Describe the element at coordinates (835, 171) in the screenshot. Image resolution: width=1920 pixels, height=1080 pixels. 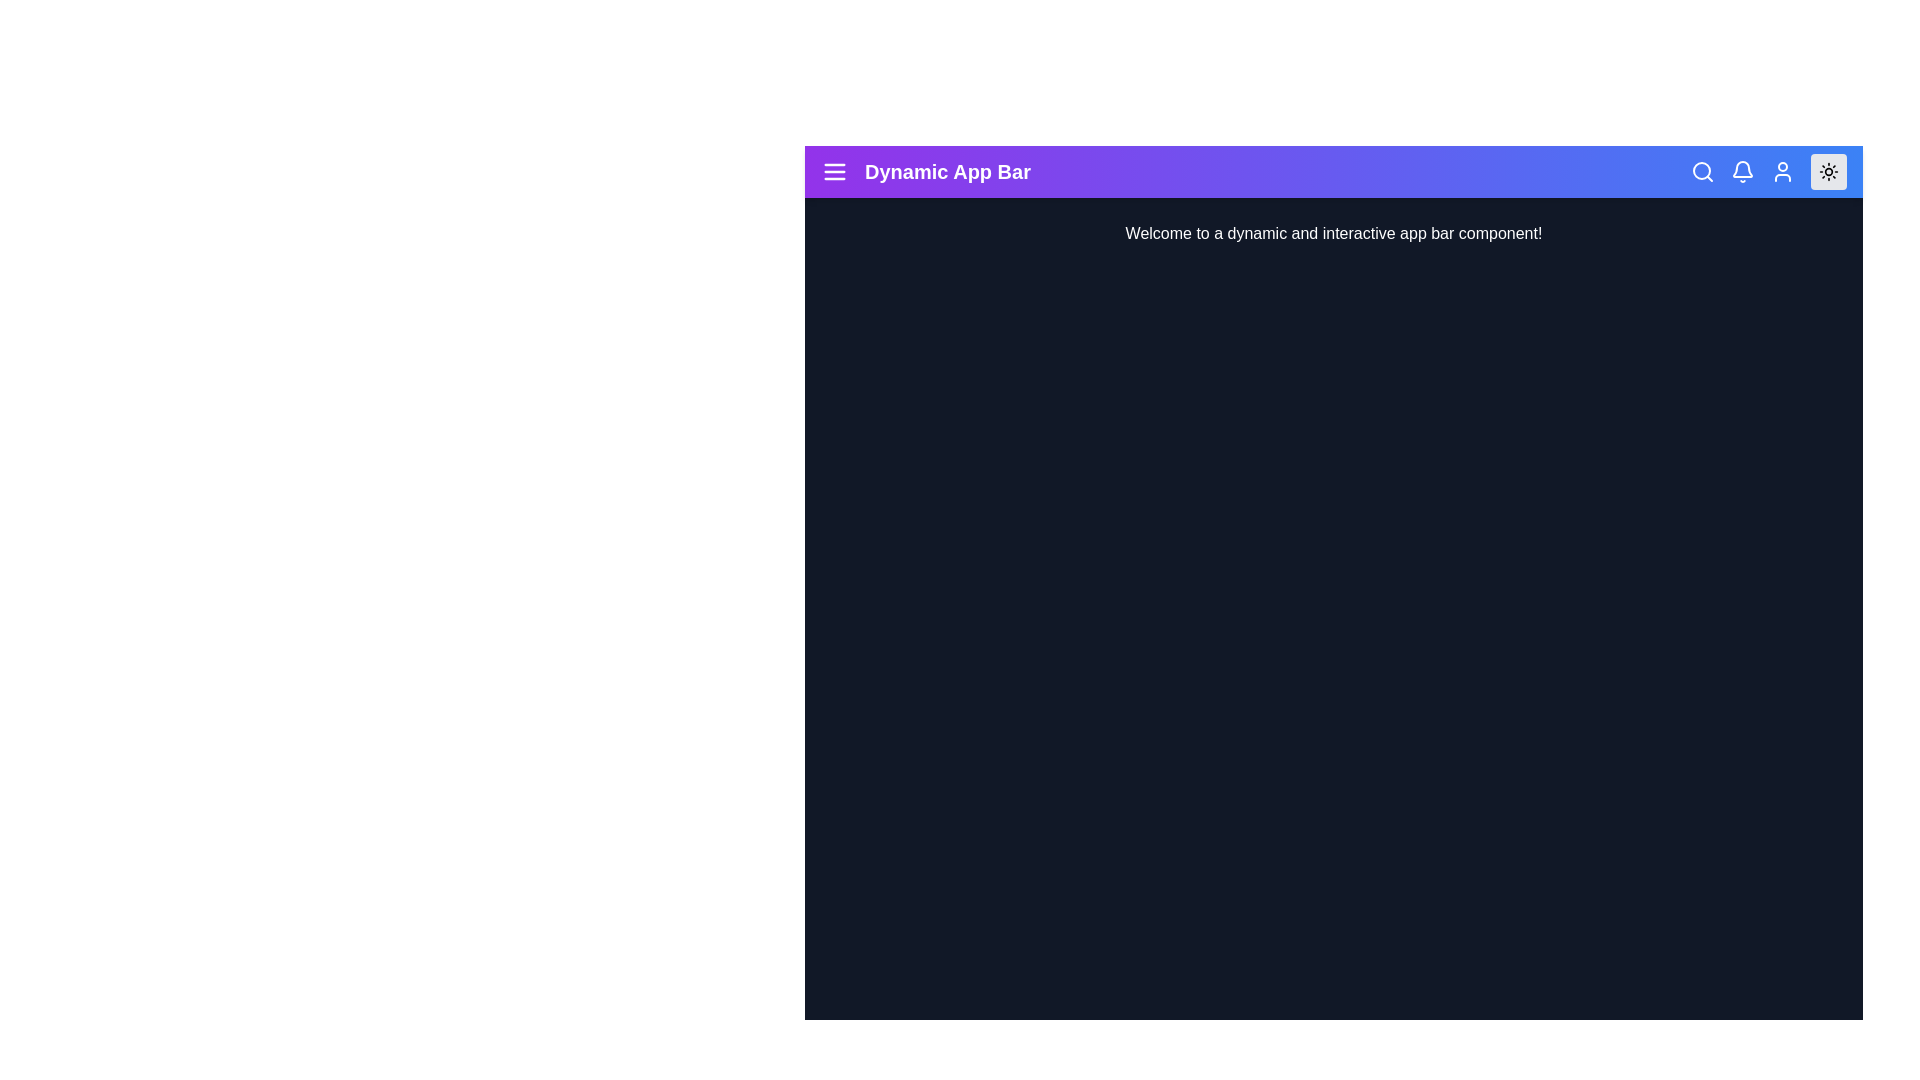
I see `the menu icon on the left side of the app bar` at that location.